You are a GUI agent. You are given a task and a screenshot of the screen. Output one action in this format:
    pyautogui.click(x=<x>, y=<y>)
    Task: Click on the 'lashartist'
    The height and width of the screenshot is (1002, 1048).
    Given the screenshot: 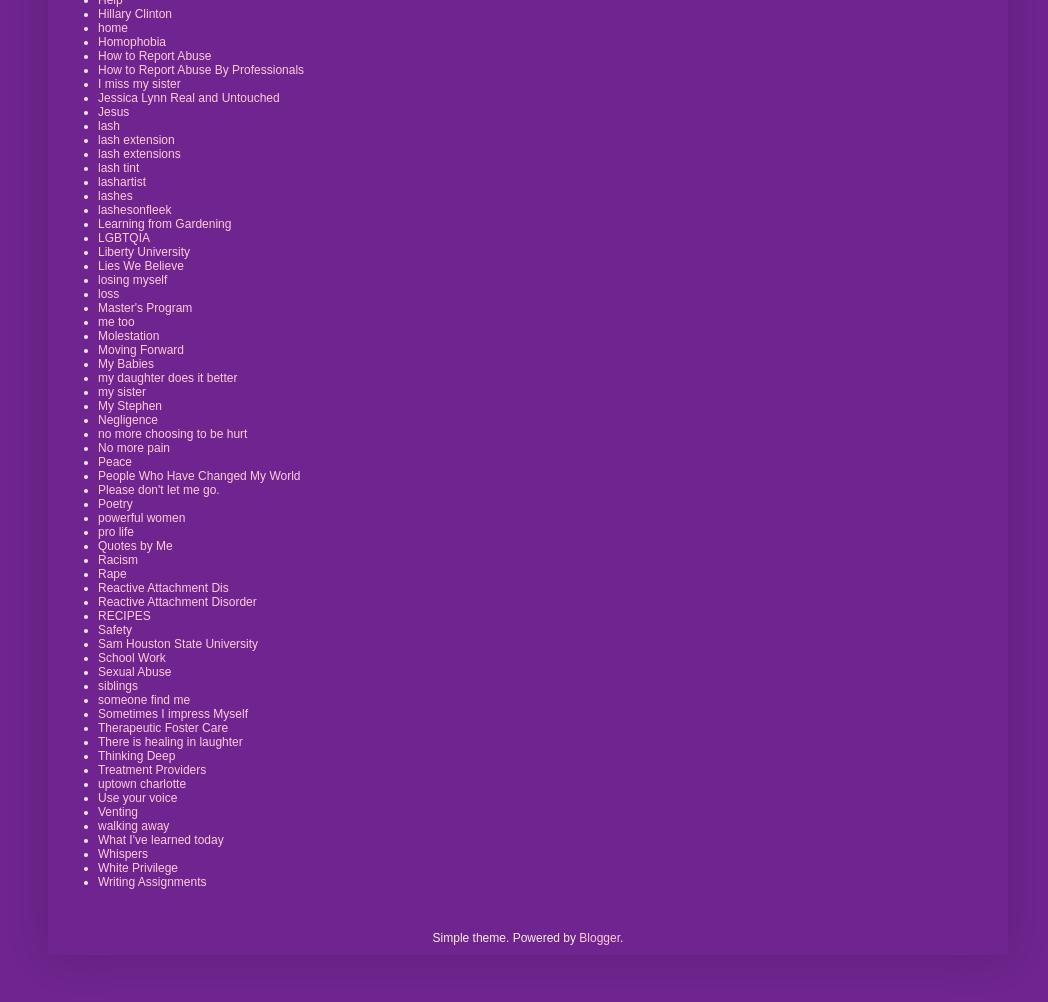 What is the action you would take?
    pyautogui.click(x=96, y=180)
    